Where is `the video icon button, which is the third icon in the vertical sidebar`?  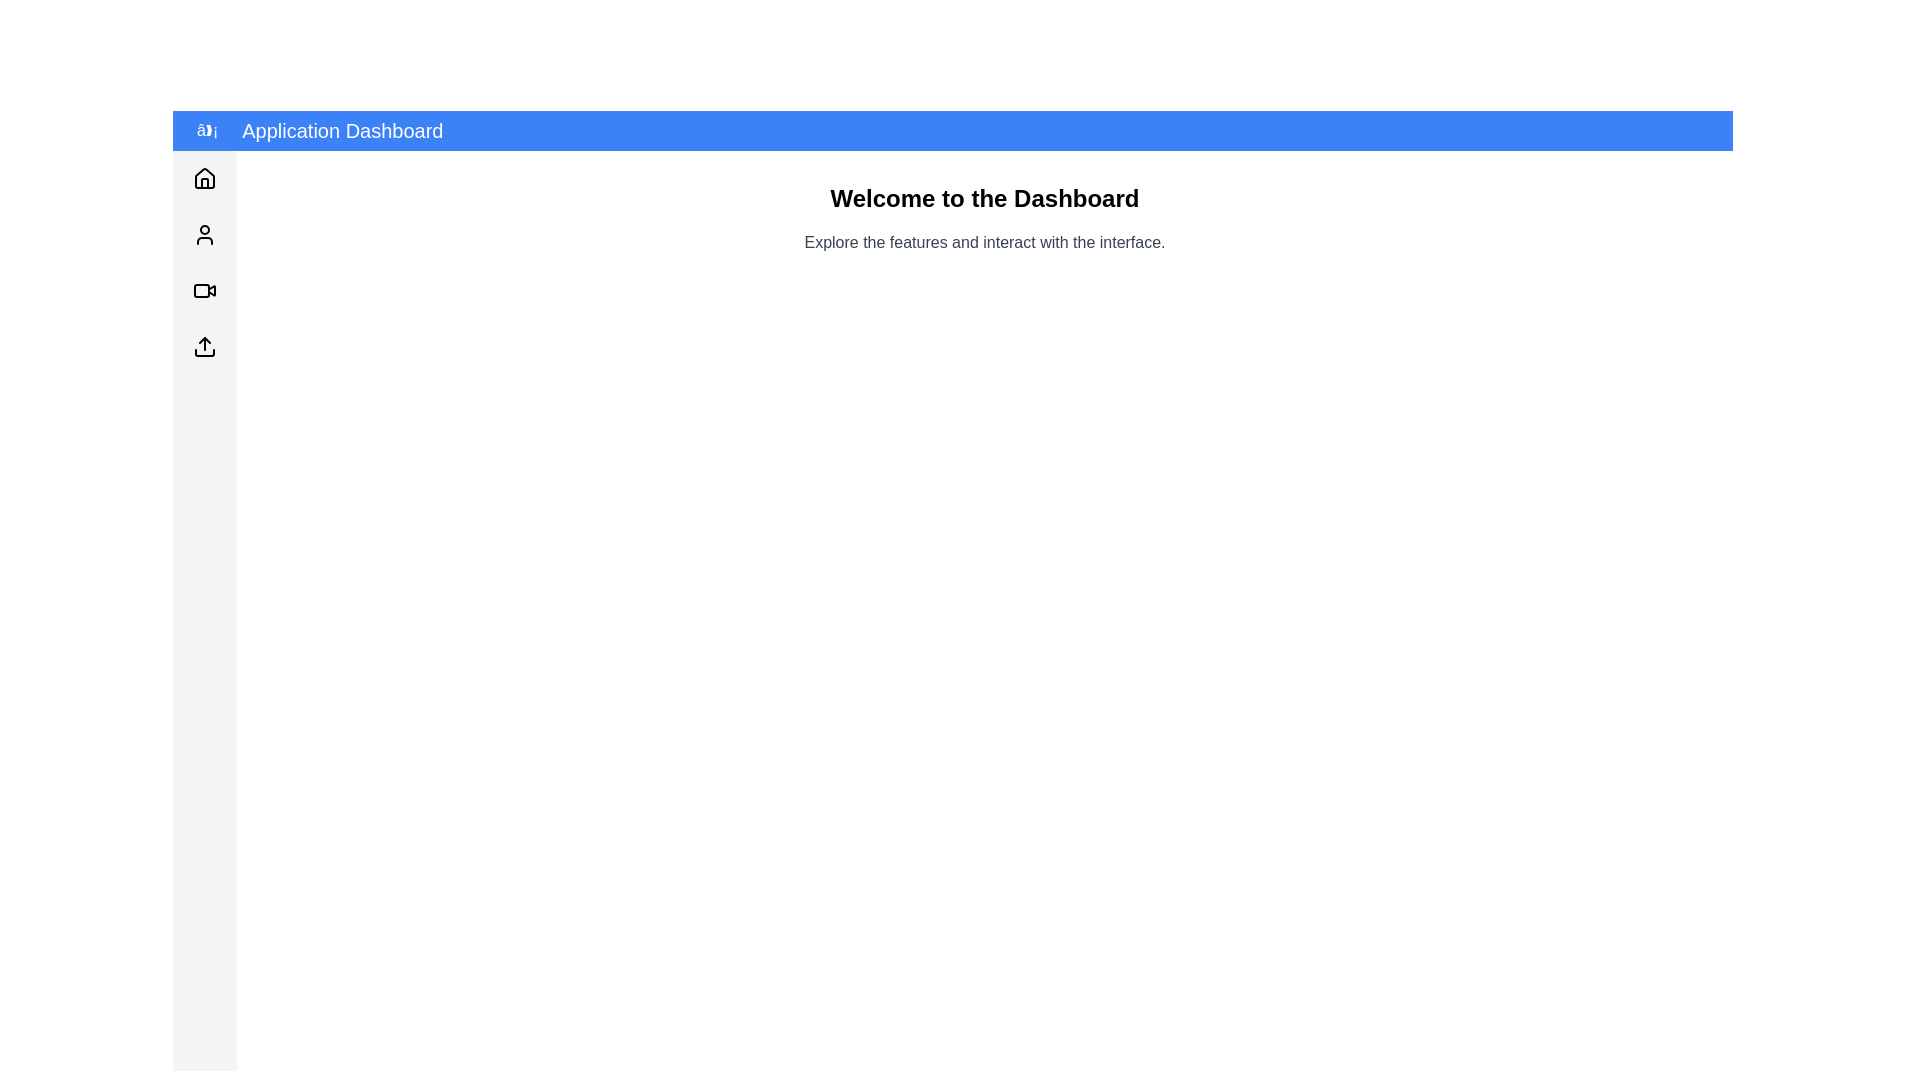 the video icon button, which is the third icon in the vertical sidebar is located at coordinates (205, 290).